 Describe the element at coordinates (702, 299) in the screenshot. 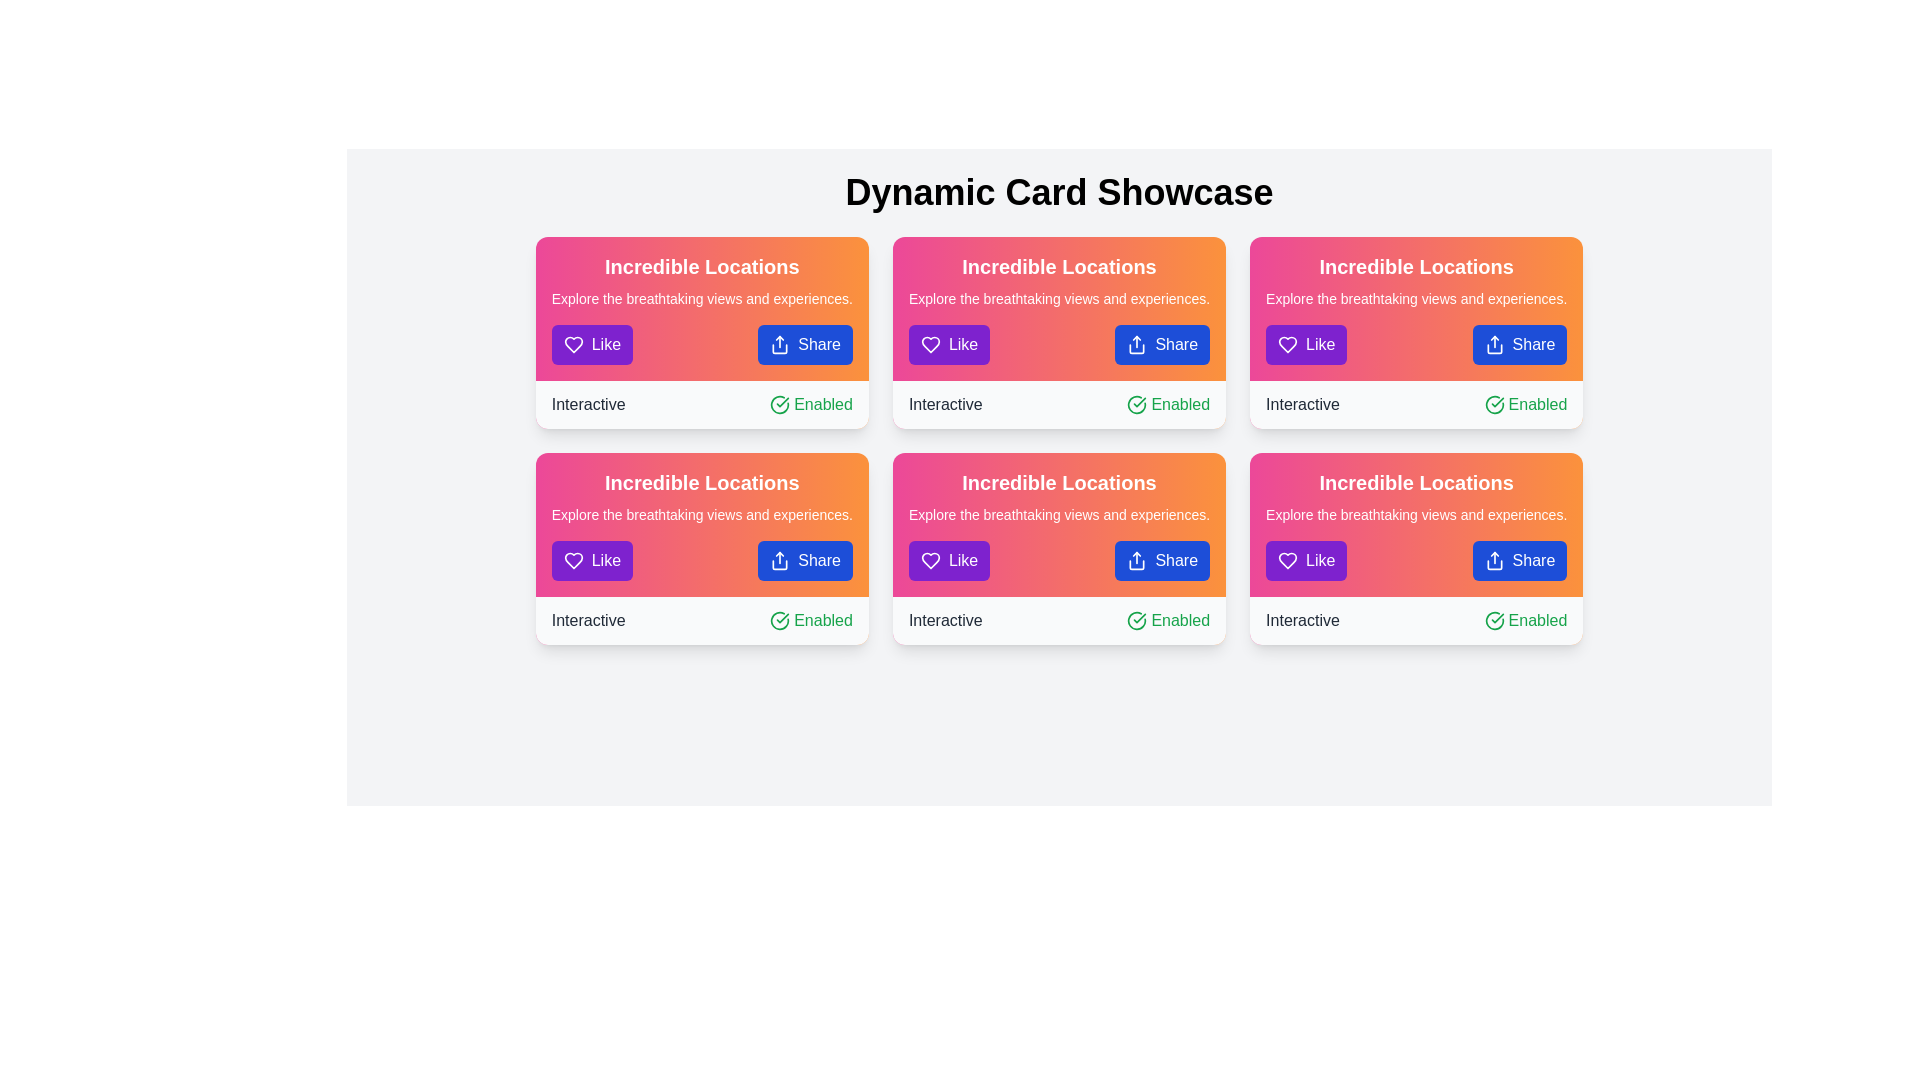

I see `the text element displaying 'Explore the breathtaking views and experiences.' which is located below the title 'Incredible Locations' in the top-left card of the grid layout` at that location.